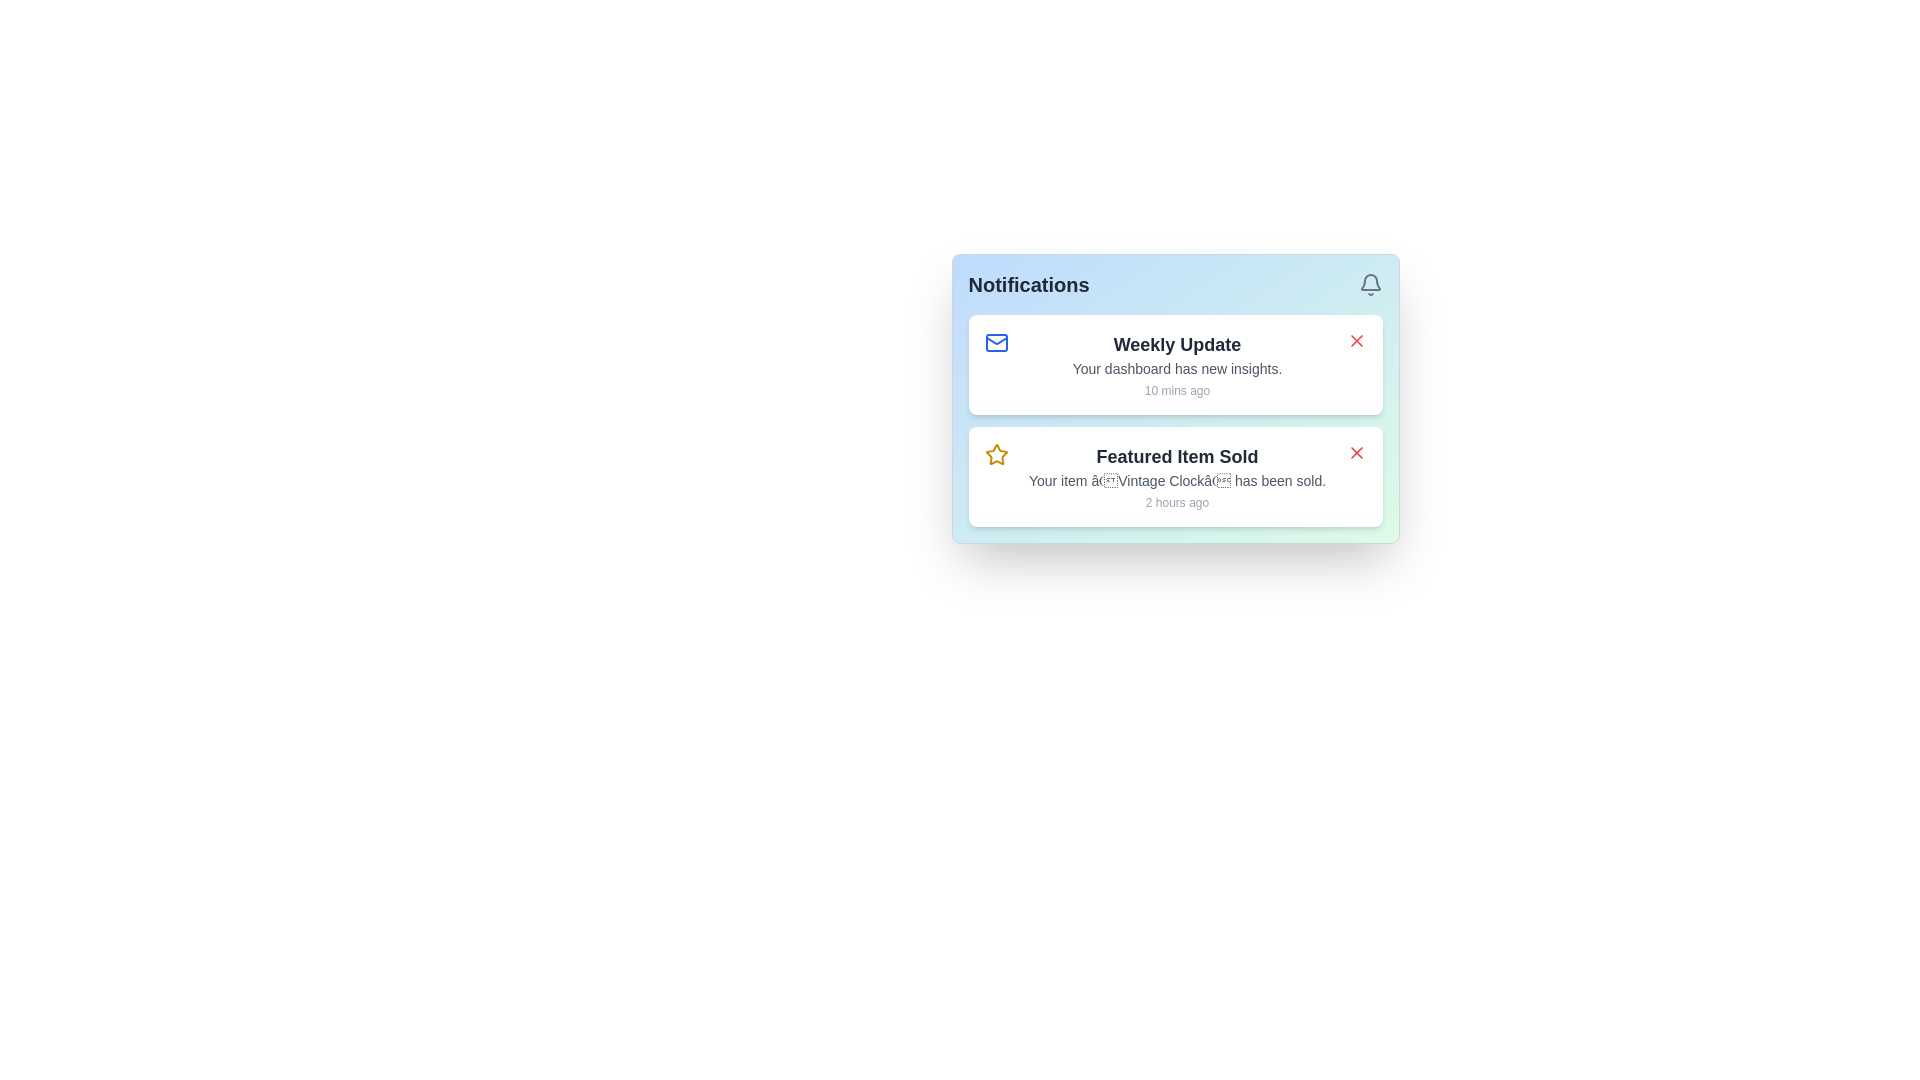 The width and height of the screenshot is (1920, 1080). Describe the element at coordinates (1177, 369) in the screenshot. I see `the Text Label that provides additional information for the notification titled 'Weekly Update', which is located directly underneath 'Weekly Update' and above '10 mins ago'` at that location.